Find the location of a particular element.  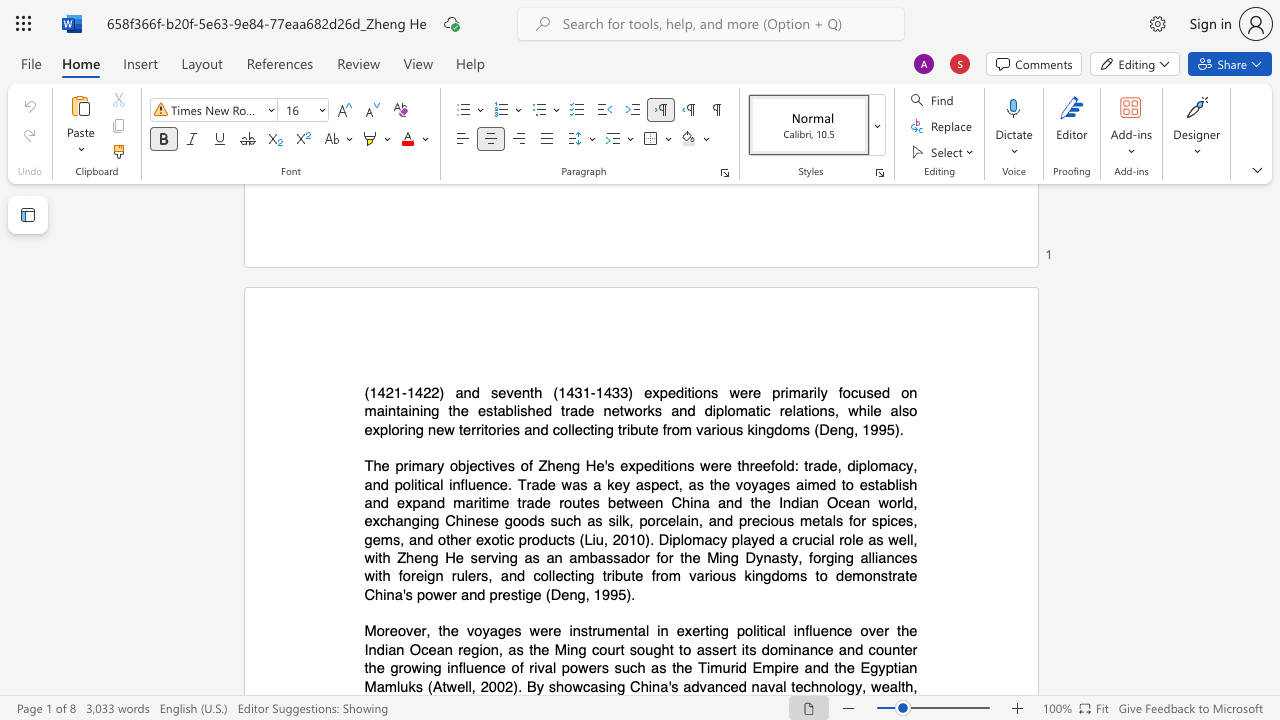

the subset text "Indian Ocean region, as the Ming court sought to assert its dominance and counter" within the text "Moreover, the voyages were instrumental in exerting political influence over the Indian Ocean region, as the Ming court sought to assert its dominance and counter the growing influence of rival powers such as the Timurid Empire and the Egyptian Mamluks (Atwell, 2002). By" is located at coordinates (364, 649).